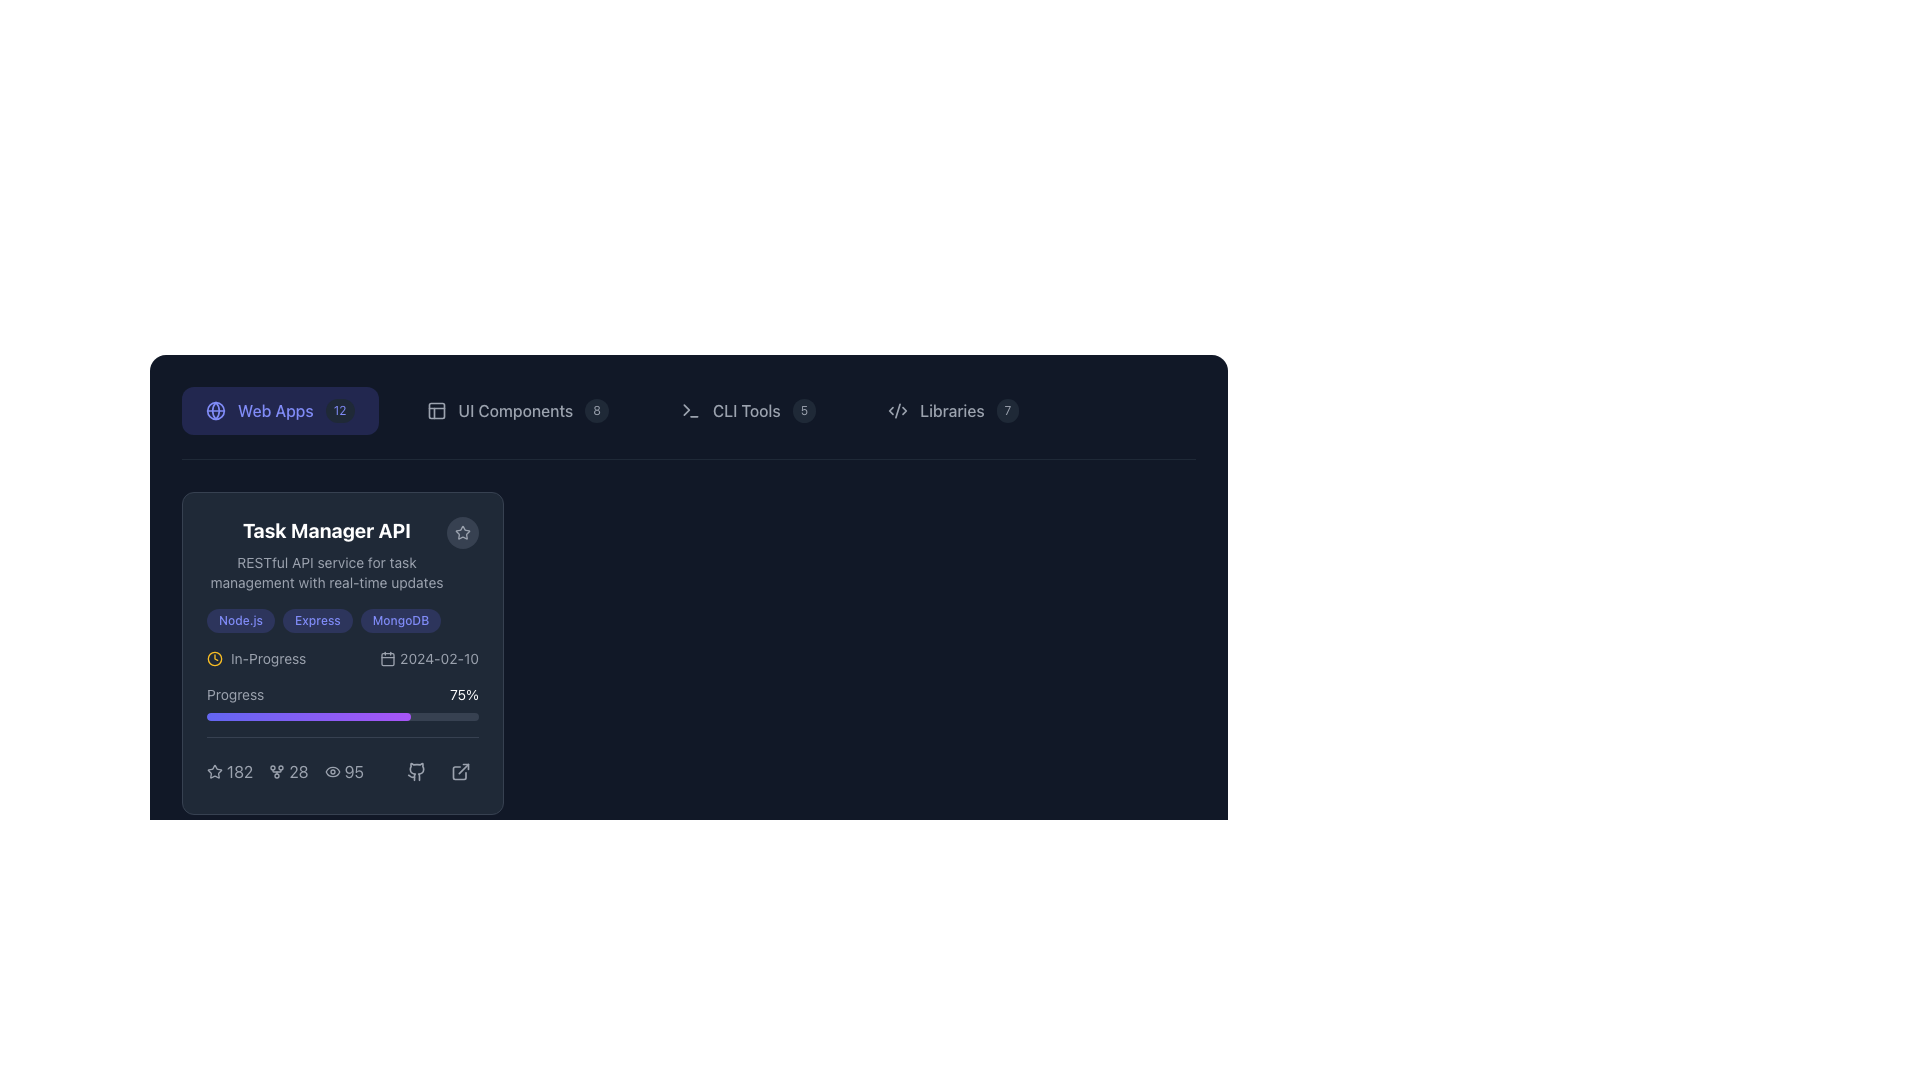  Describe the element at coordinates (897, 410) in the screenshot. I see `the XML code icon in the navigation menu labeled 'Libraries', which is the fourth option and is styled in light gray with rounded strokes` at that location.